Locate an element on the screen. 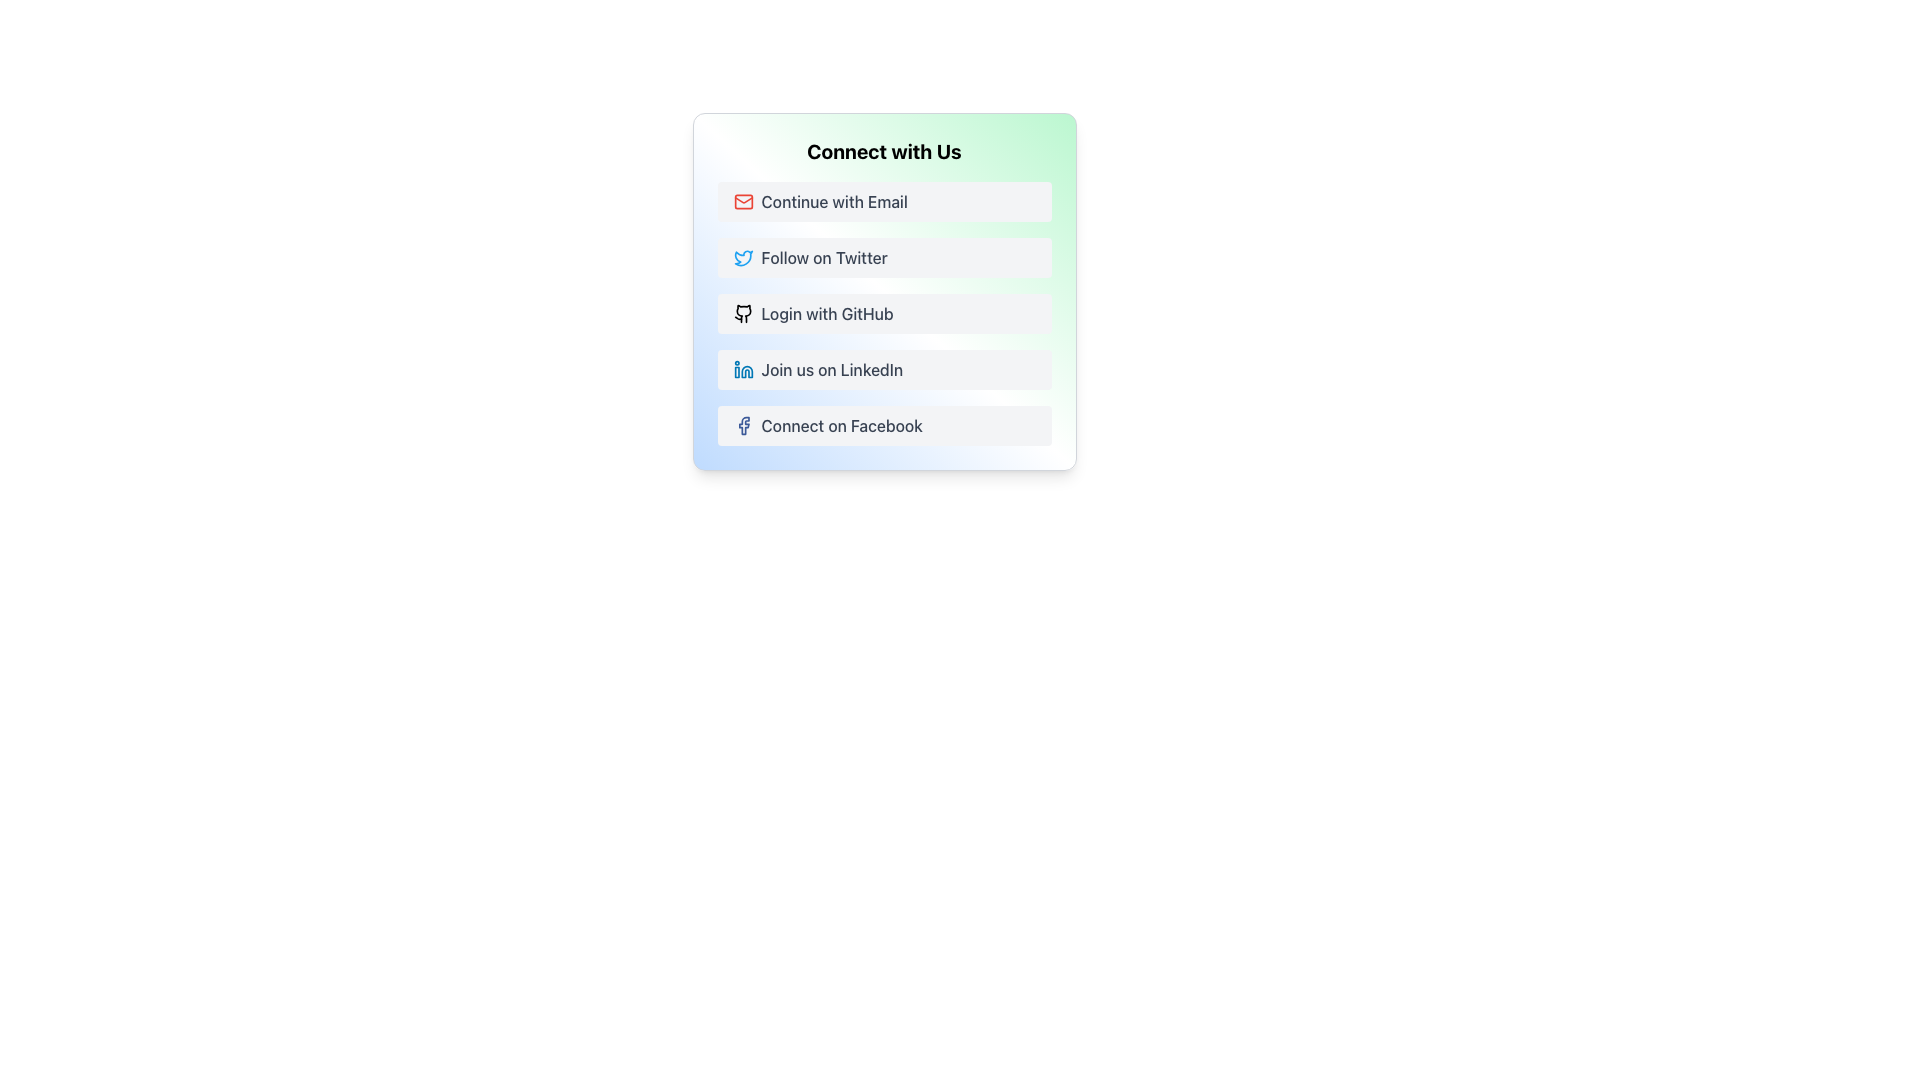 This screenshot has width=1920, height=1080. the 'Join us on LinkedIn' button by clicking on the LinkedIn logo, which is positioned at the leftmost side of the button is located at coordinates (742, 370).